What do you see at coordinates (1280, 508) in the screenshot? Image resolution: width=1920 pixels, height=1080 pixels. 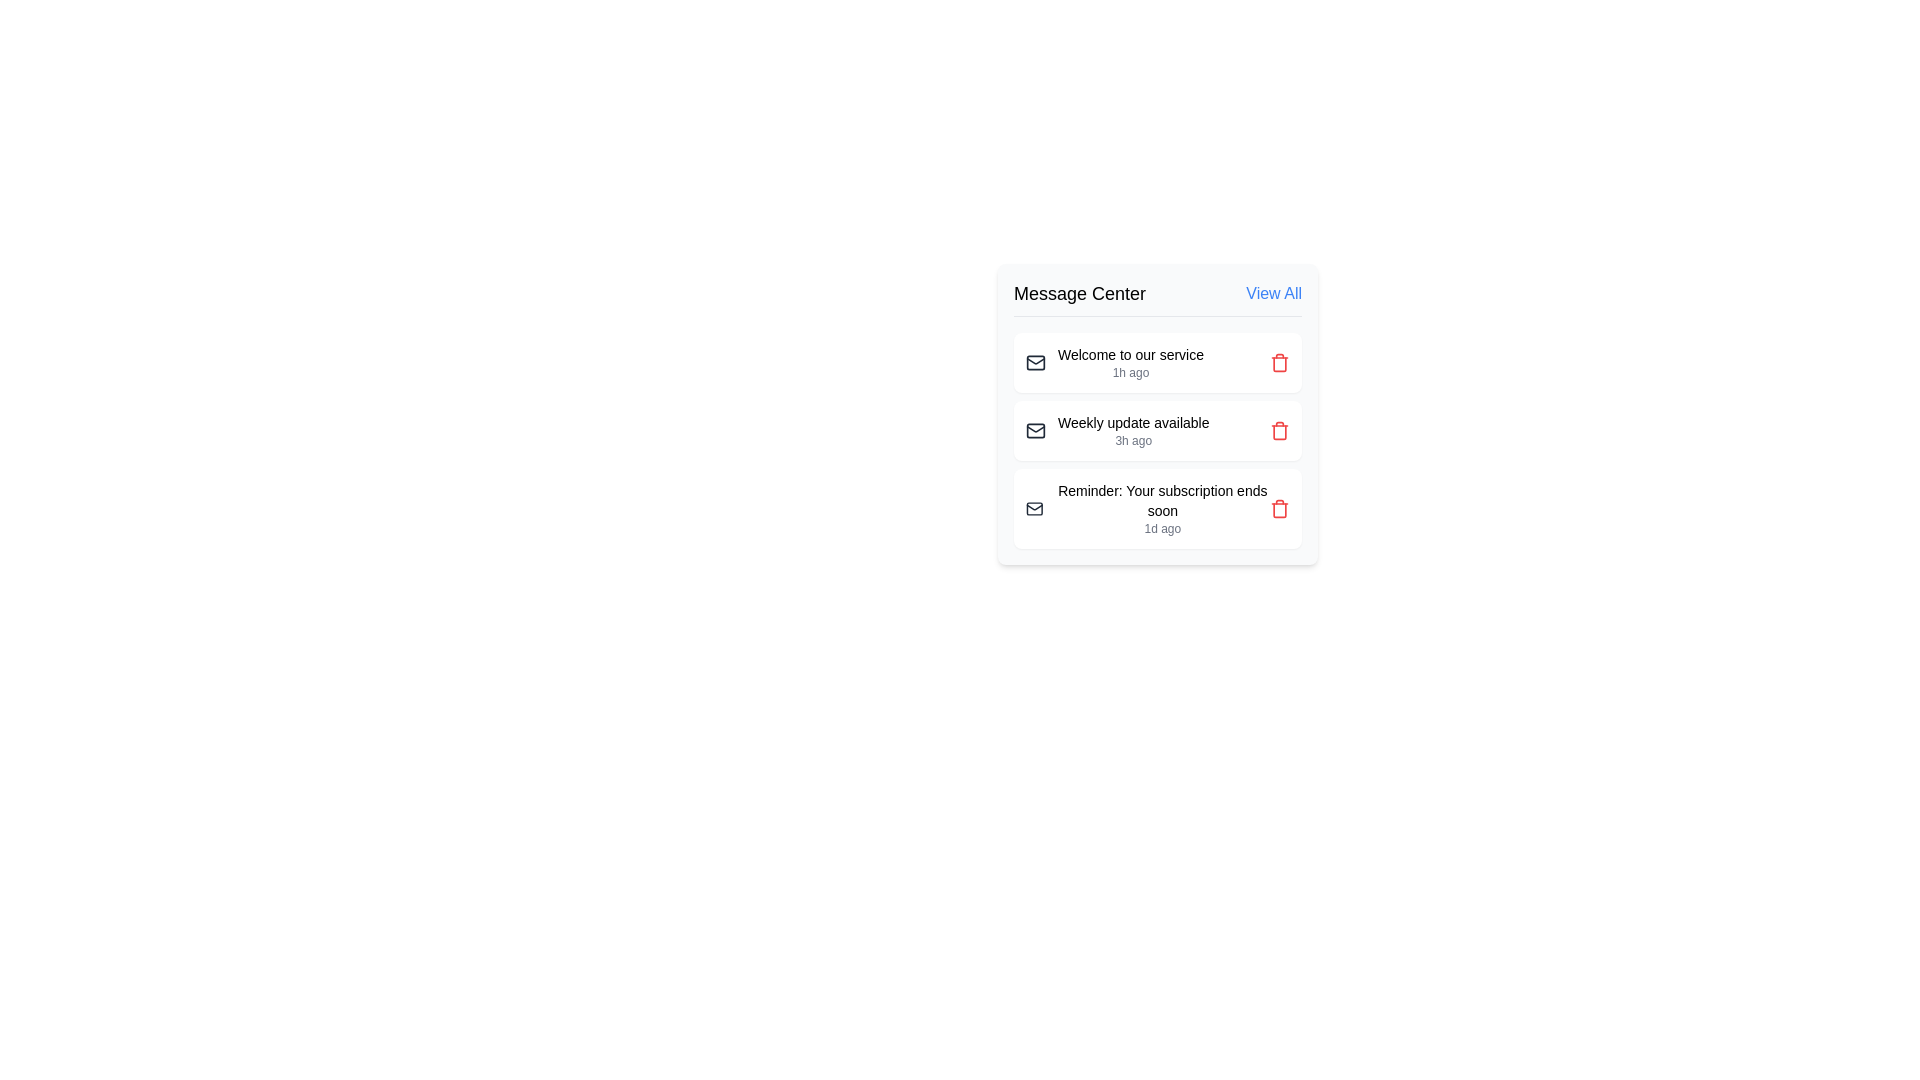 I see `the red trash bin icon button positioned to the far right of the last notification entry in the list` at bounding box center [1280, 508].